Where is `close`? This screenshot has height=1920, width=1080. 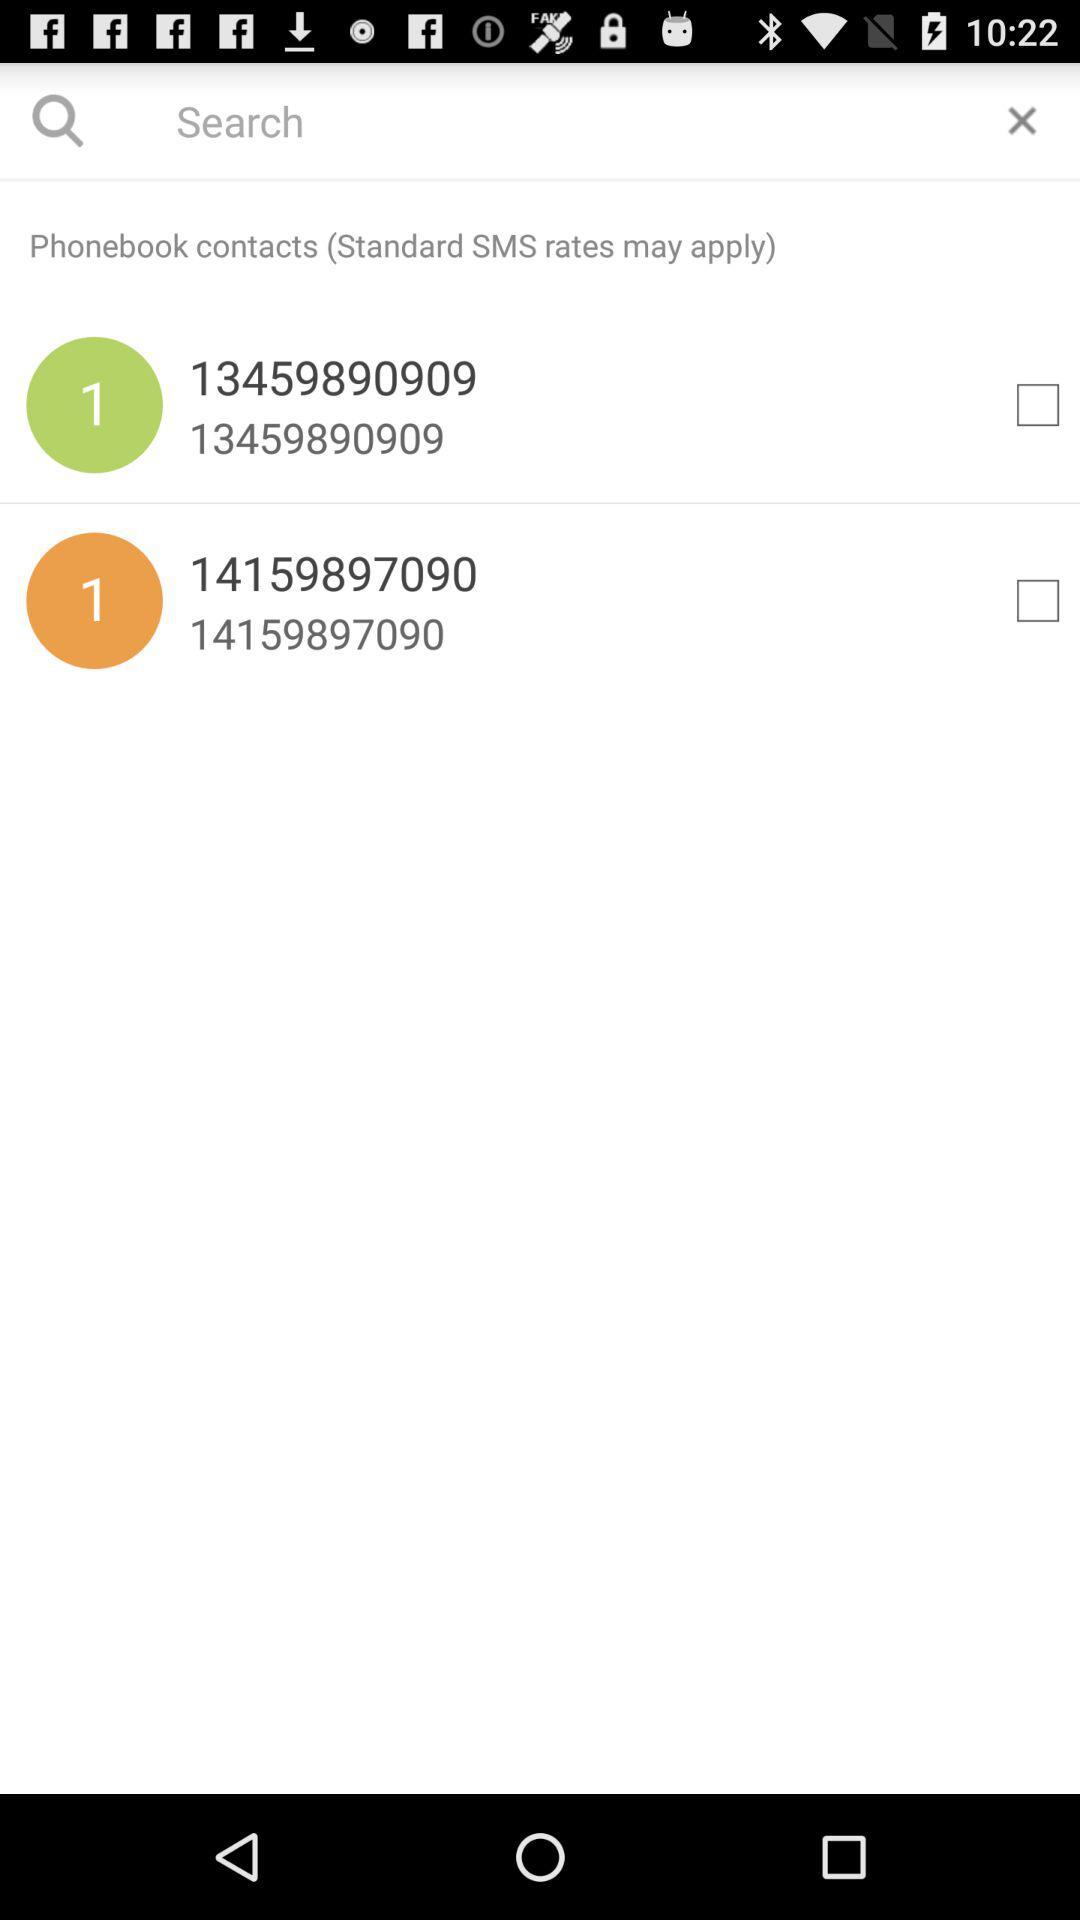 close is located at coordinates (1022, 119).